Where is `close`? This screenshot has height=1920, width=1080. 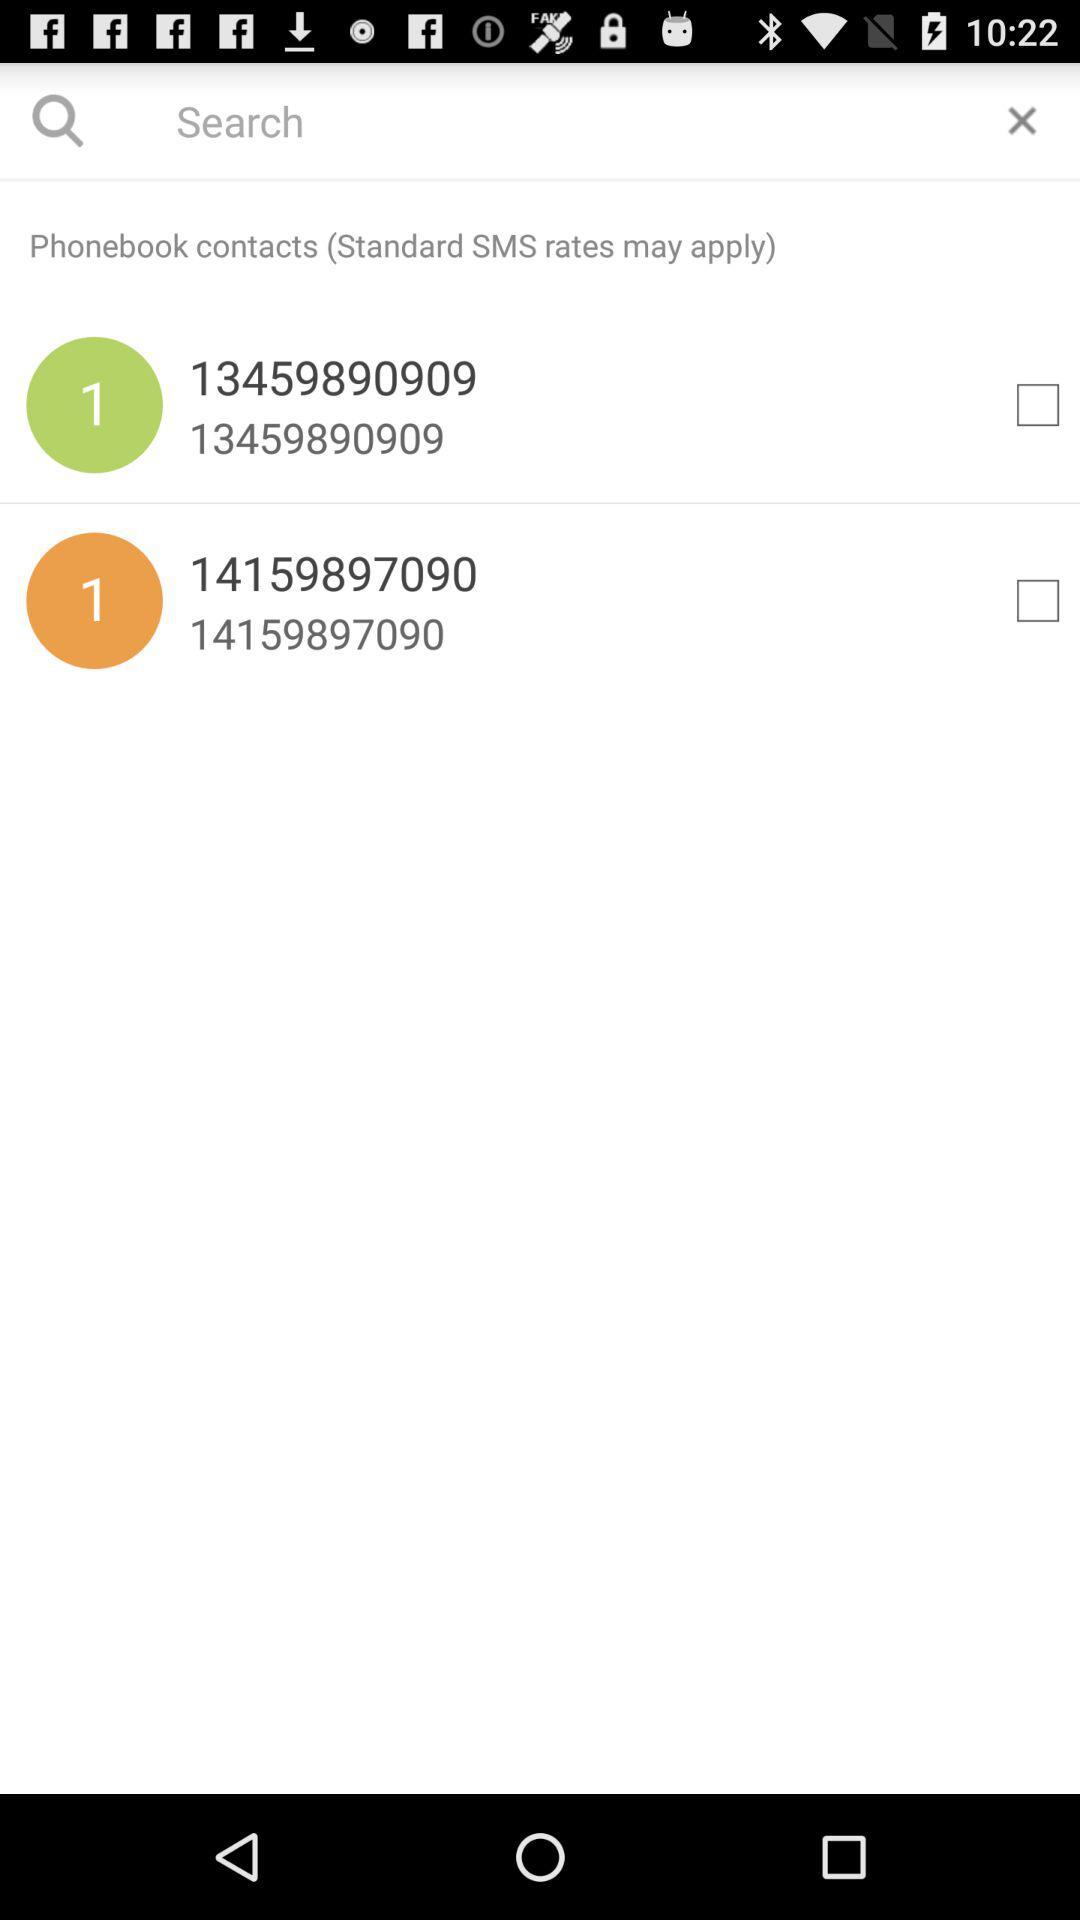 close is located at coordinates (1022, 119).